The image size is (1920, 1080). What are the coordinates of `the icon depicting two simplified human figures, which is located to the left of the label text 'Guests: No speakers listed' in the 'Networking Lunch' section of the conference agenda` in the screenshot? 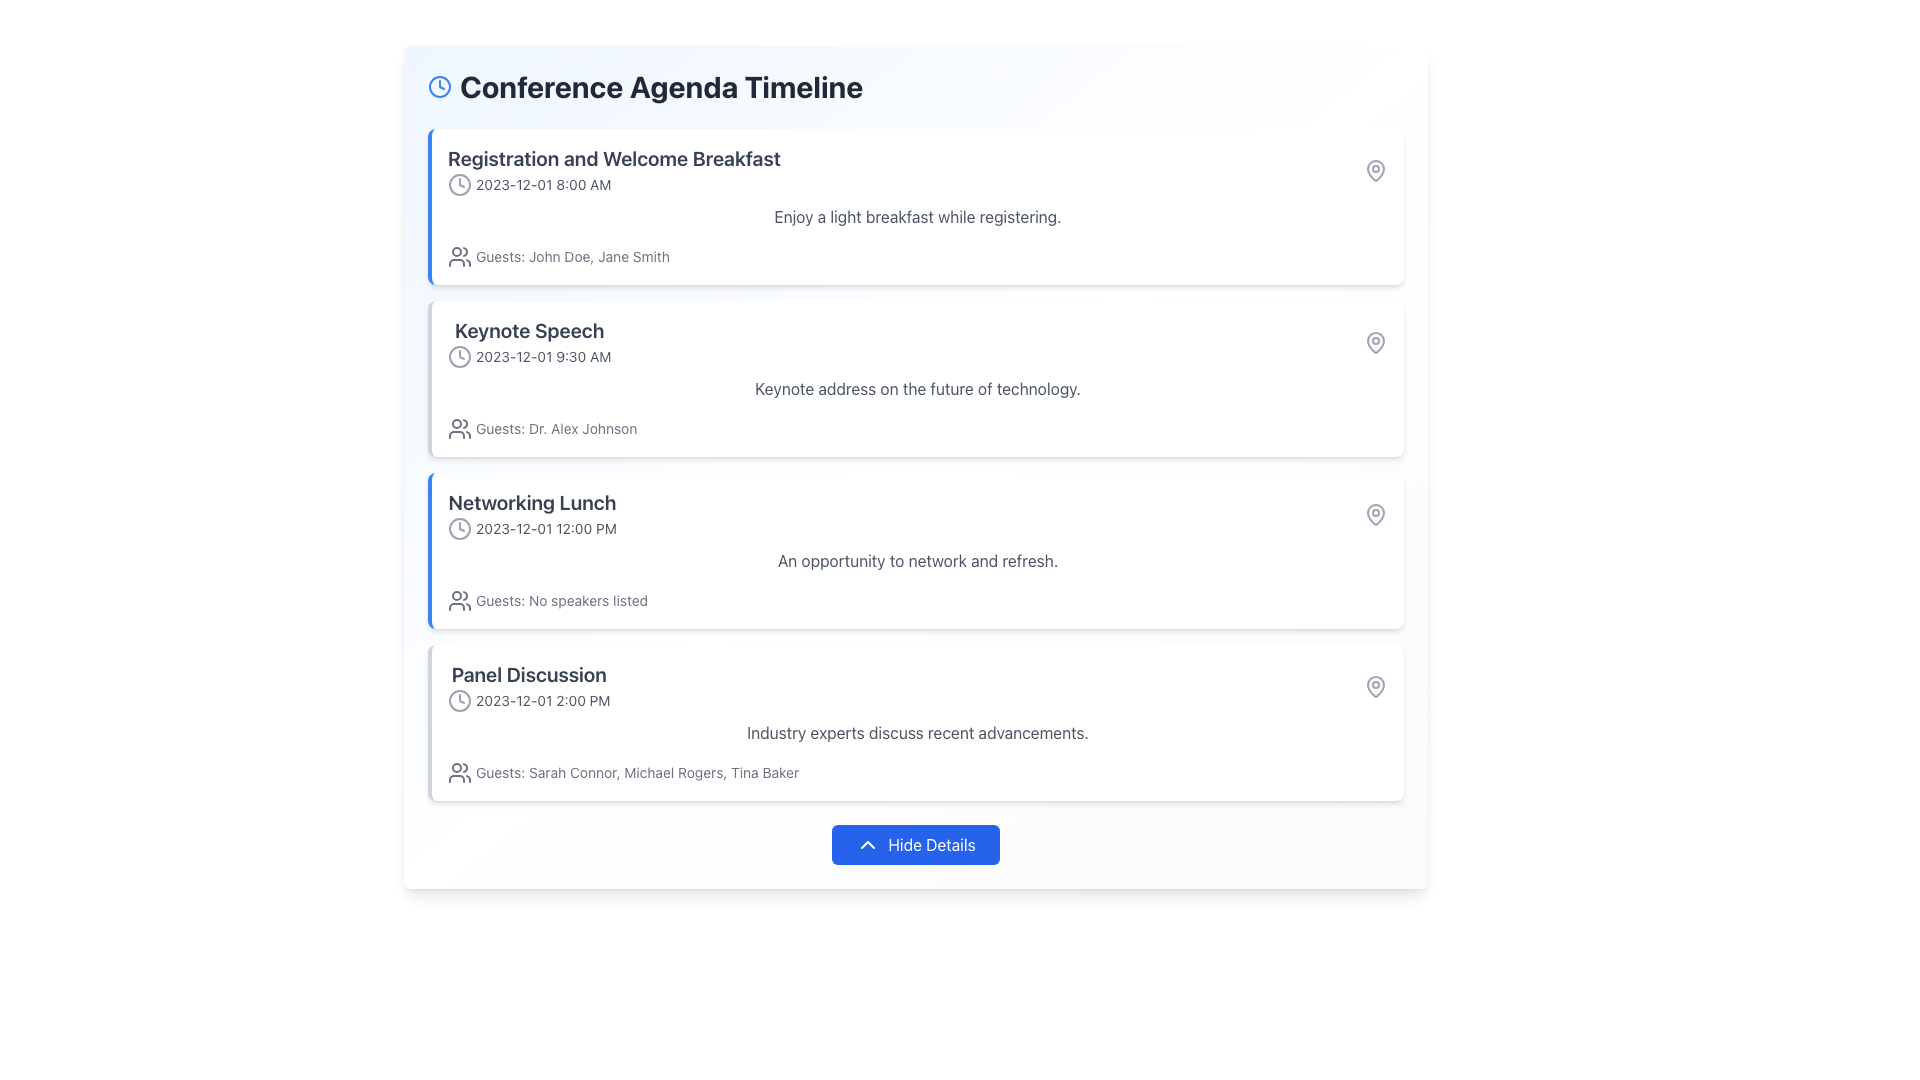 It's located at (459, 600).